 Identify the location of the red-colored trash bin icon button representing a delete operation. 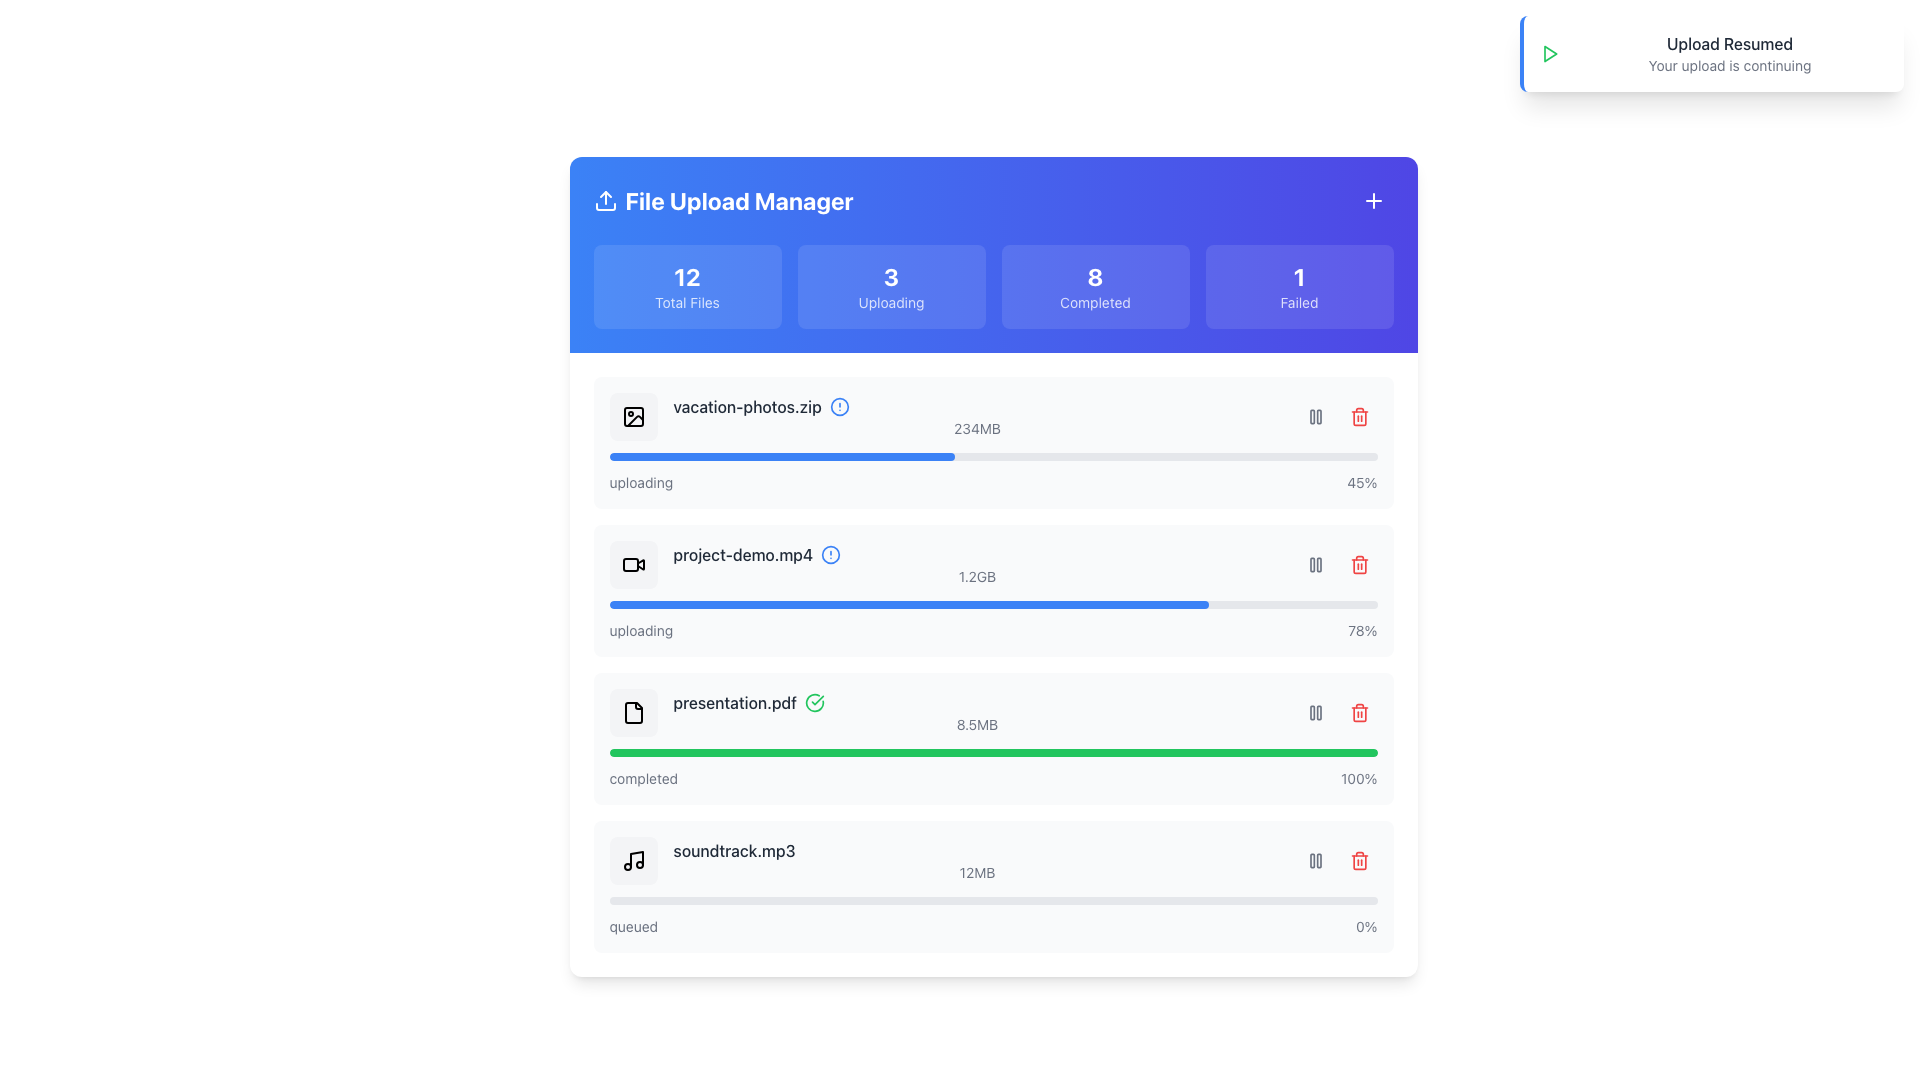
(1359, 564).